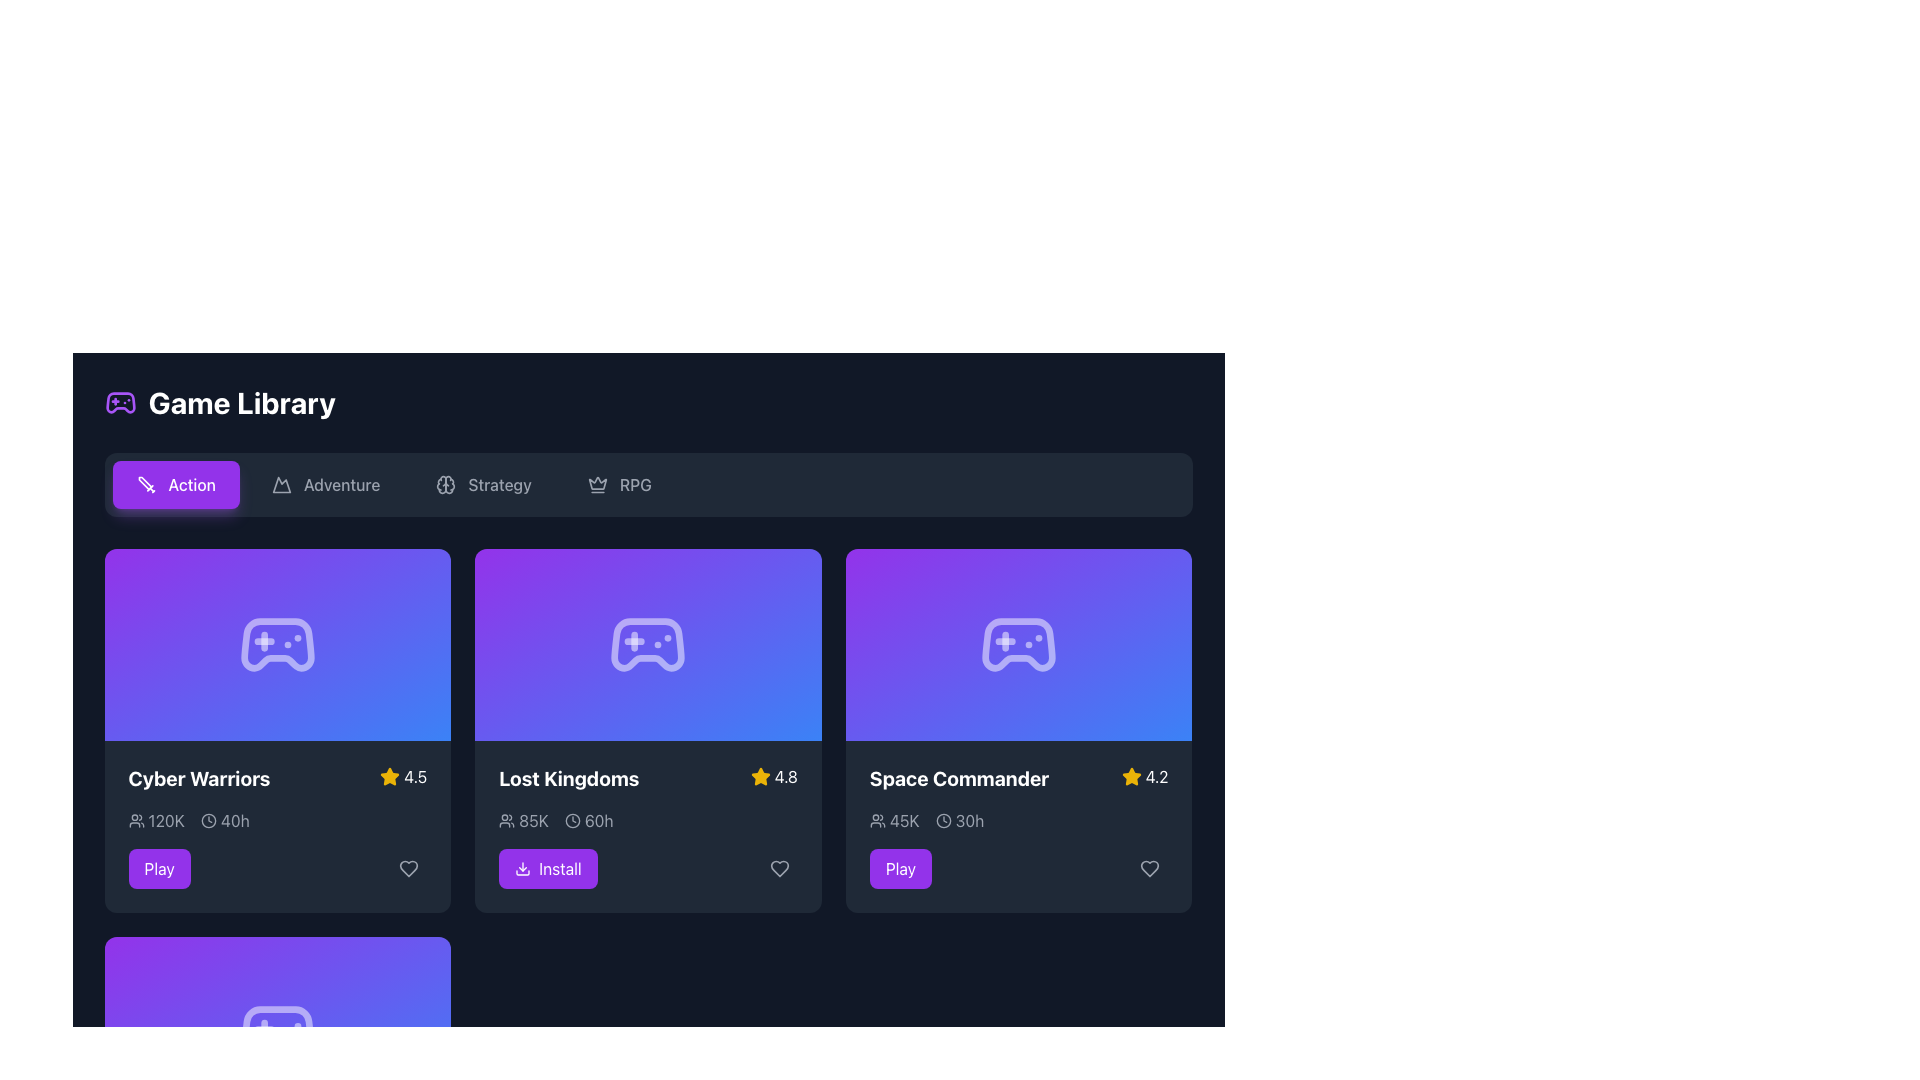 Image resolution: width=1920 pixels, height=1080 pixels. Describe the element at coordinates (618, 485) in the screenshot. I see `the 'RPG' button, which has a crown icon and is styled with a dark background` at that location.